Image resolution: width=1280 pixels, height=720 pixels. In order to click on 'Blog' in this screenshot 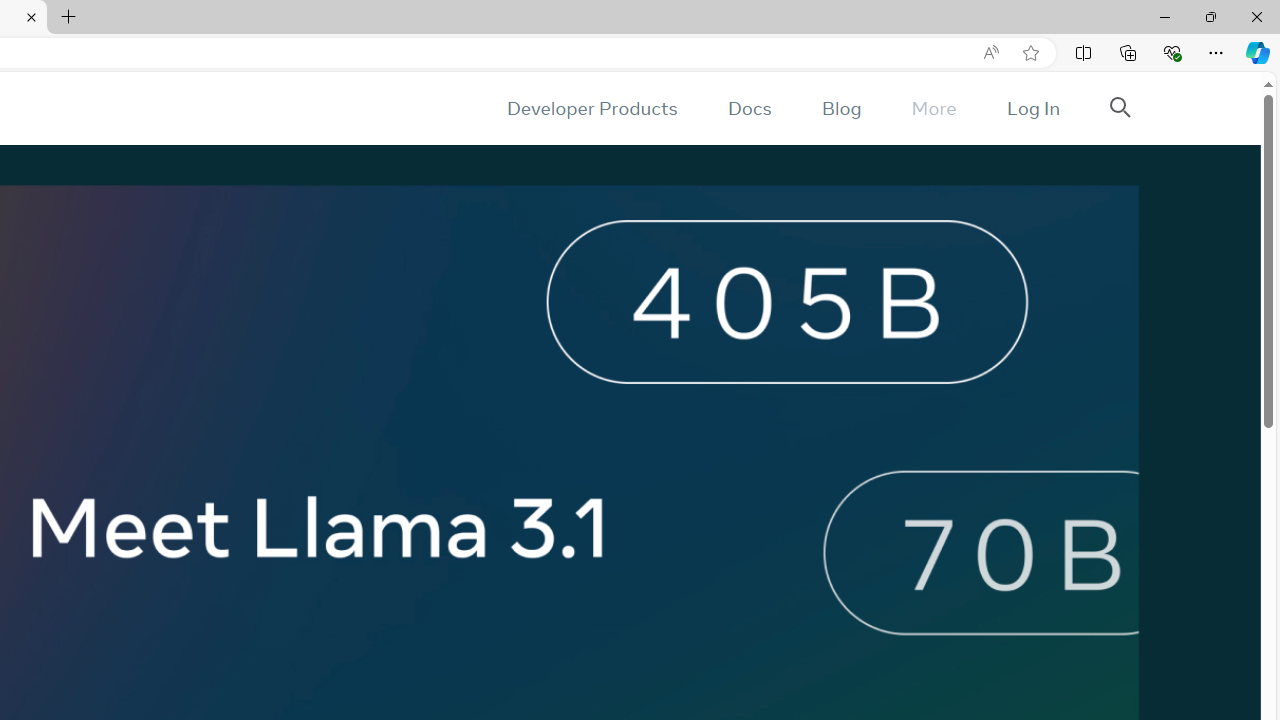, I will do `click(841, 108)`.